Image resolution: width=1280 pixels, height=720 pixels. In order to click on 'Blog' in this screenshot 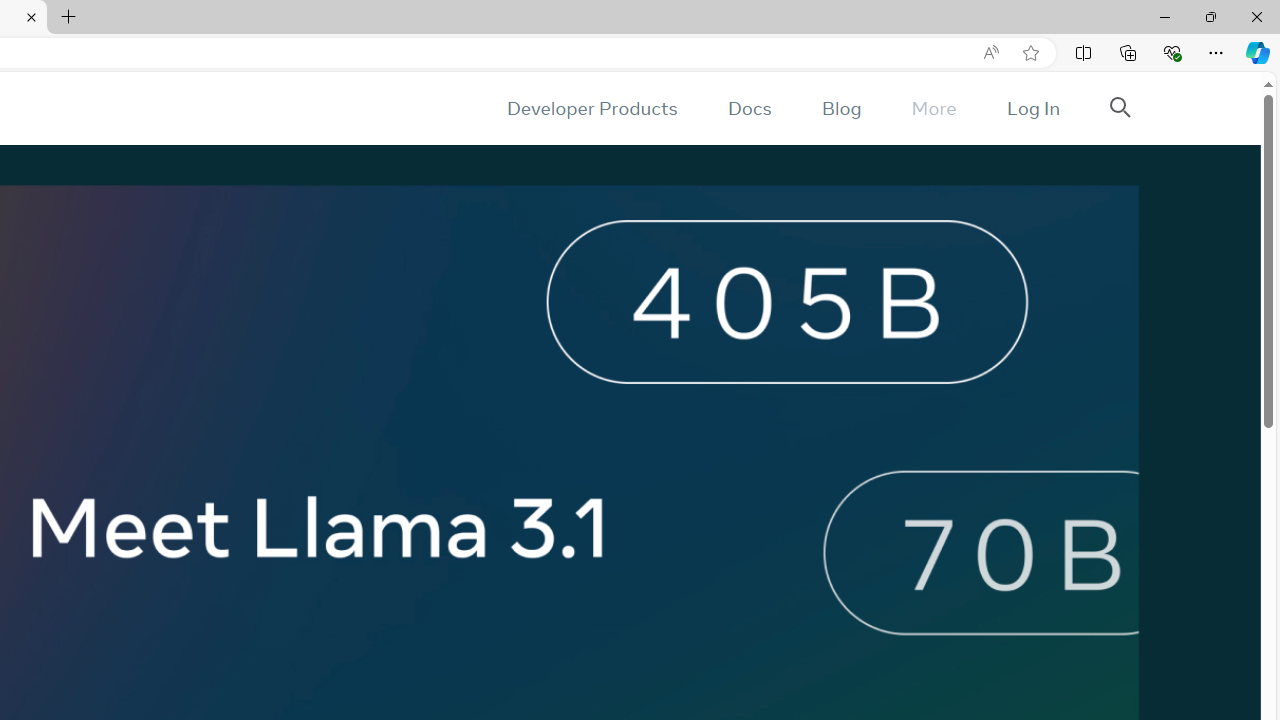, I will do `click(841, 108)`.